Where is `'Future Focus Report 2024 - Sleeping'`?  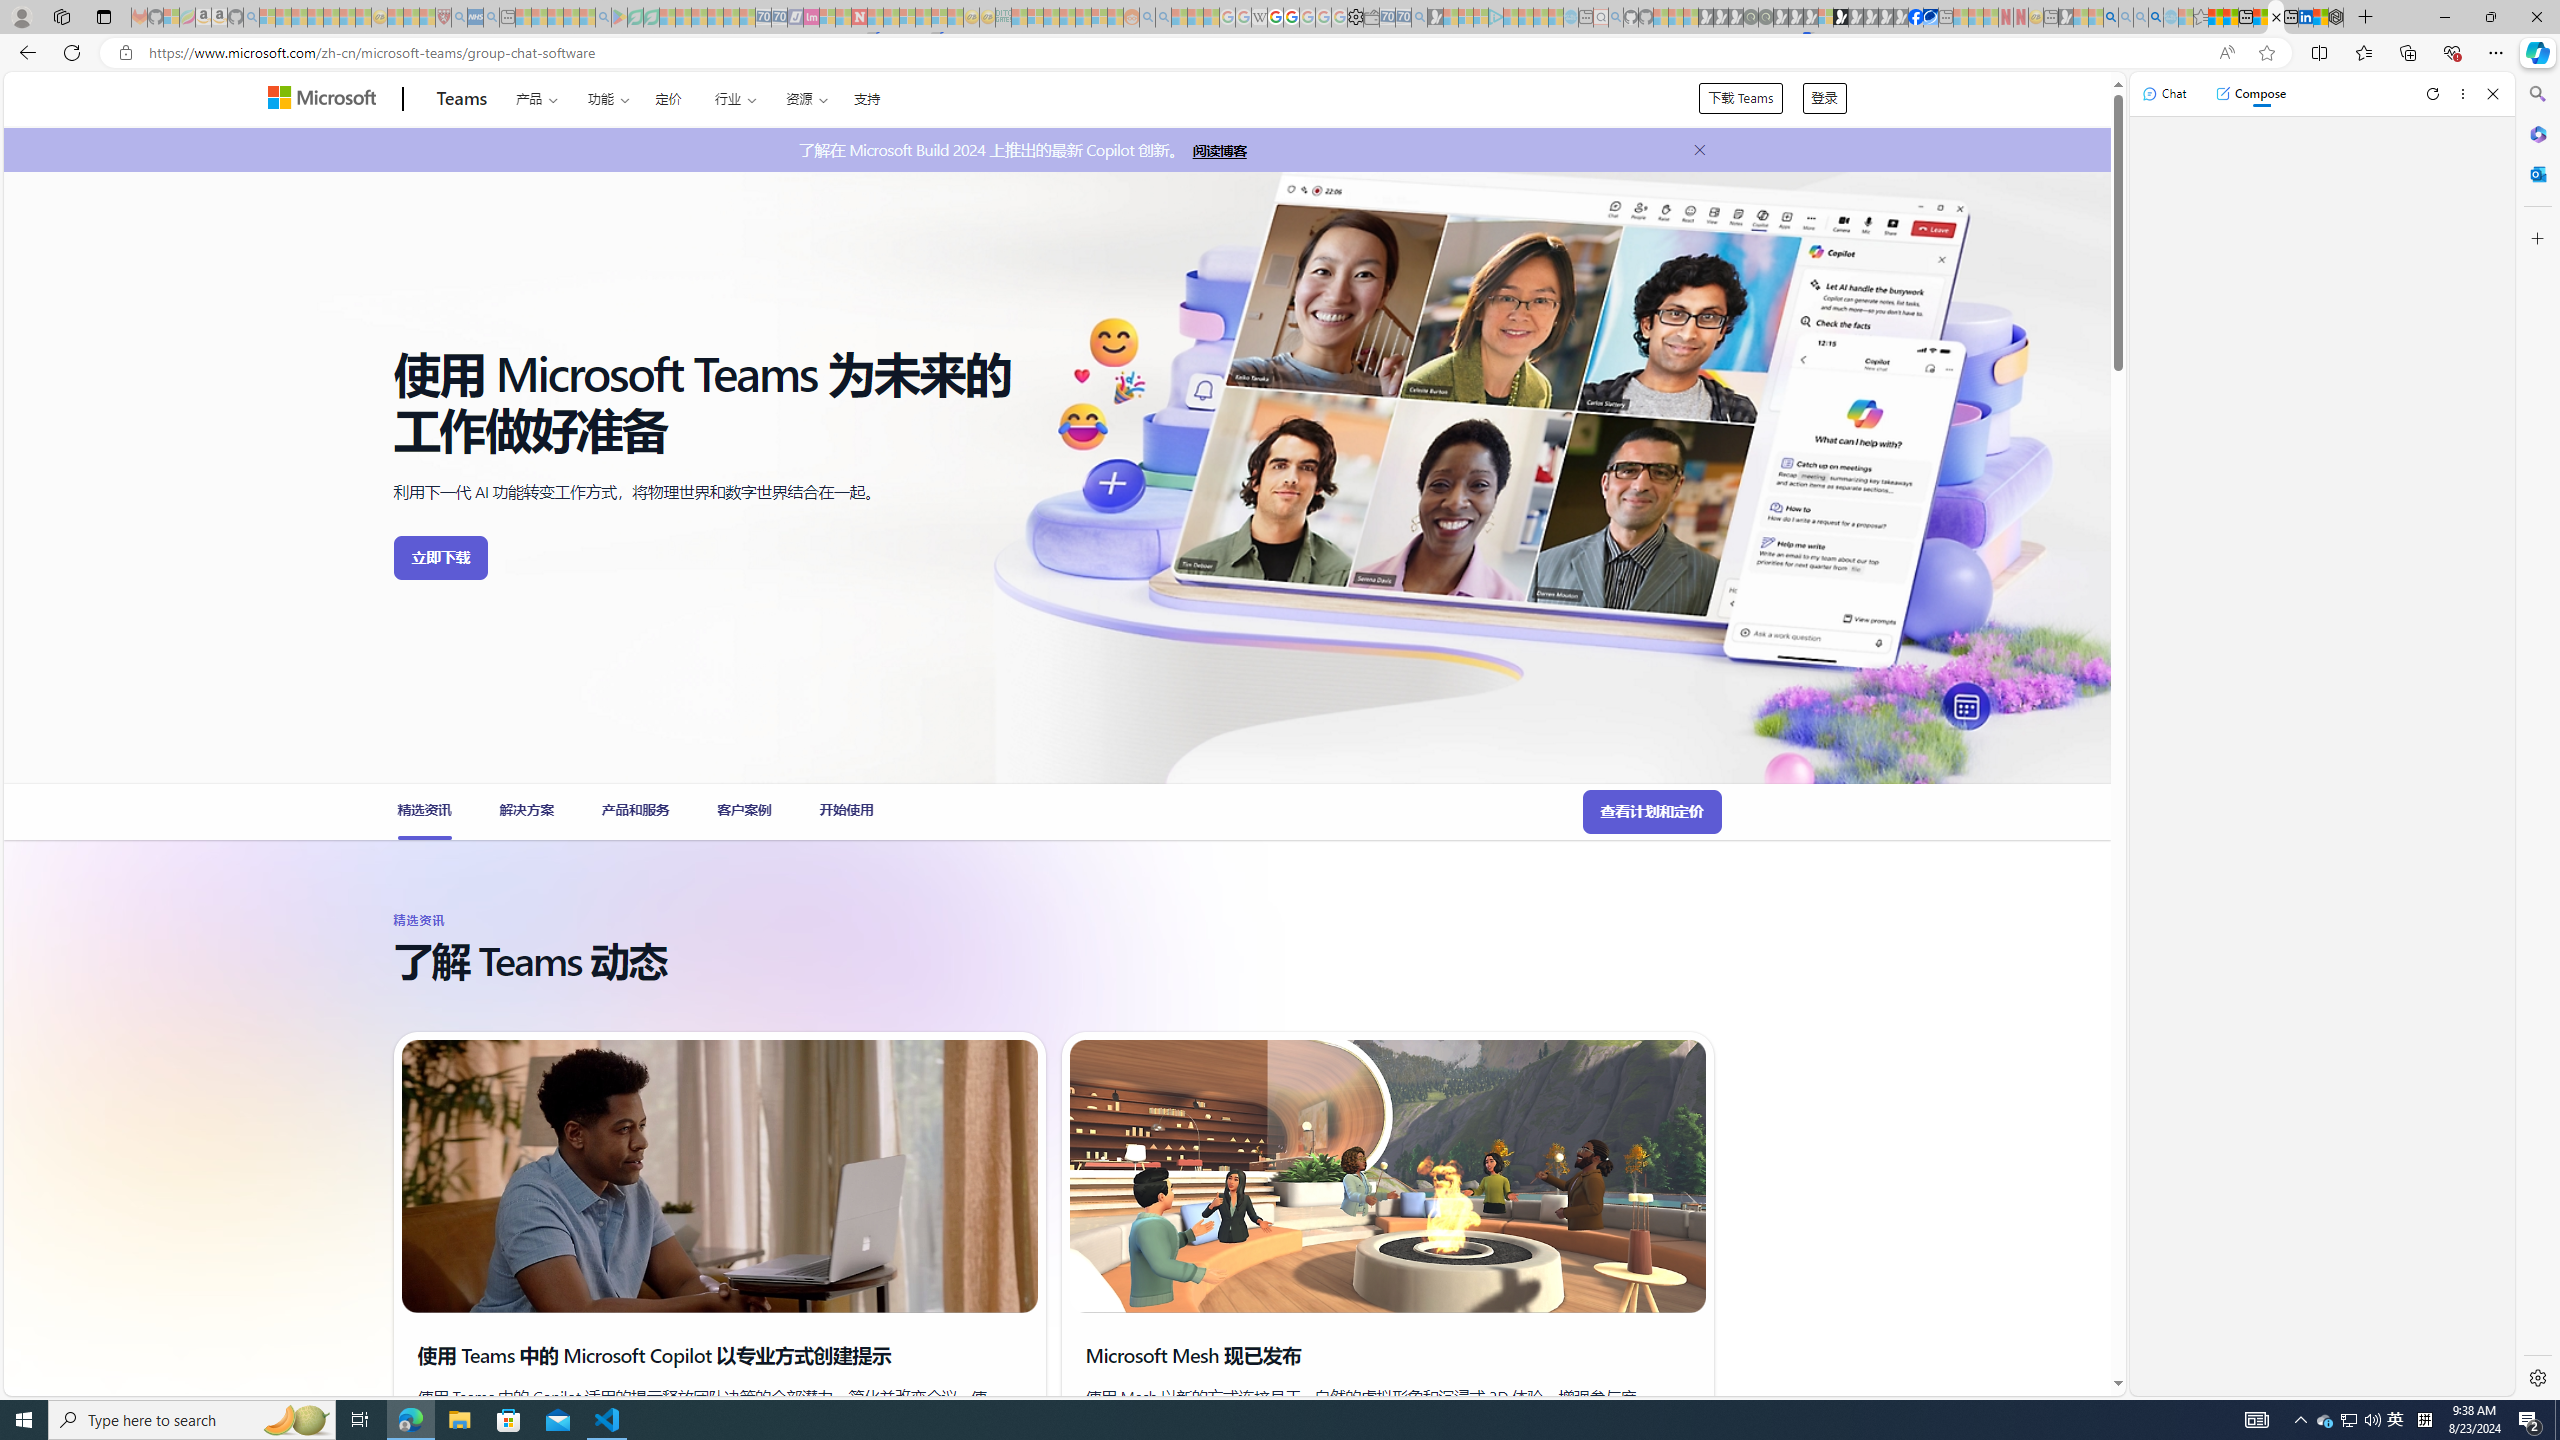 'Future Focus Report 2024 - Sleeping' is located at coordinates (1765, 16).